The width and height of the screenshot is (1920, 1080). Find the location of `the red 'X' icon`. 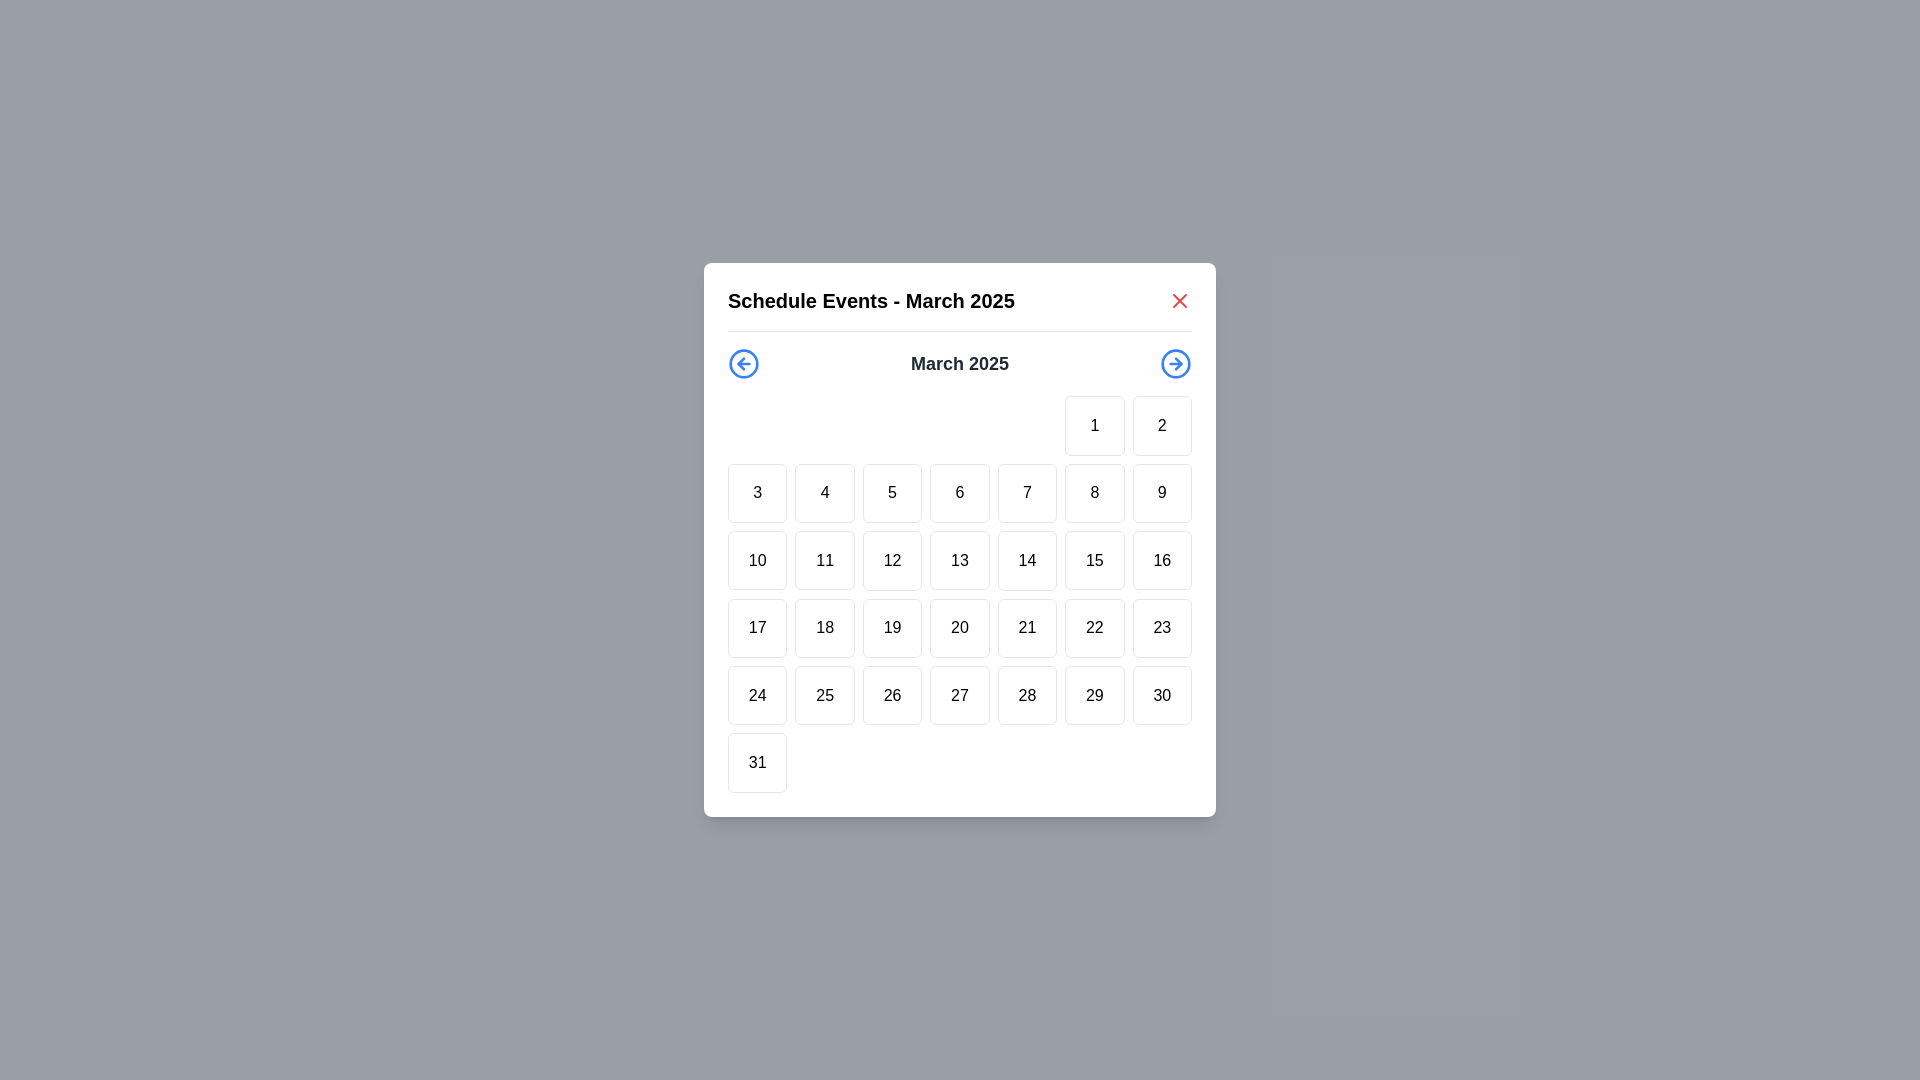

the red 'X' icon is located at coordinates (1180, 300).